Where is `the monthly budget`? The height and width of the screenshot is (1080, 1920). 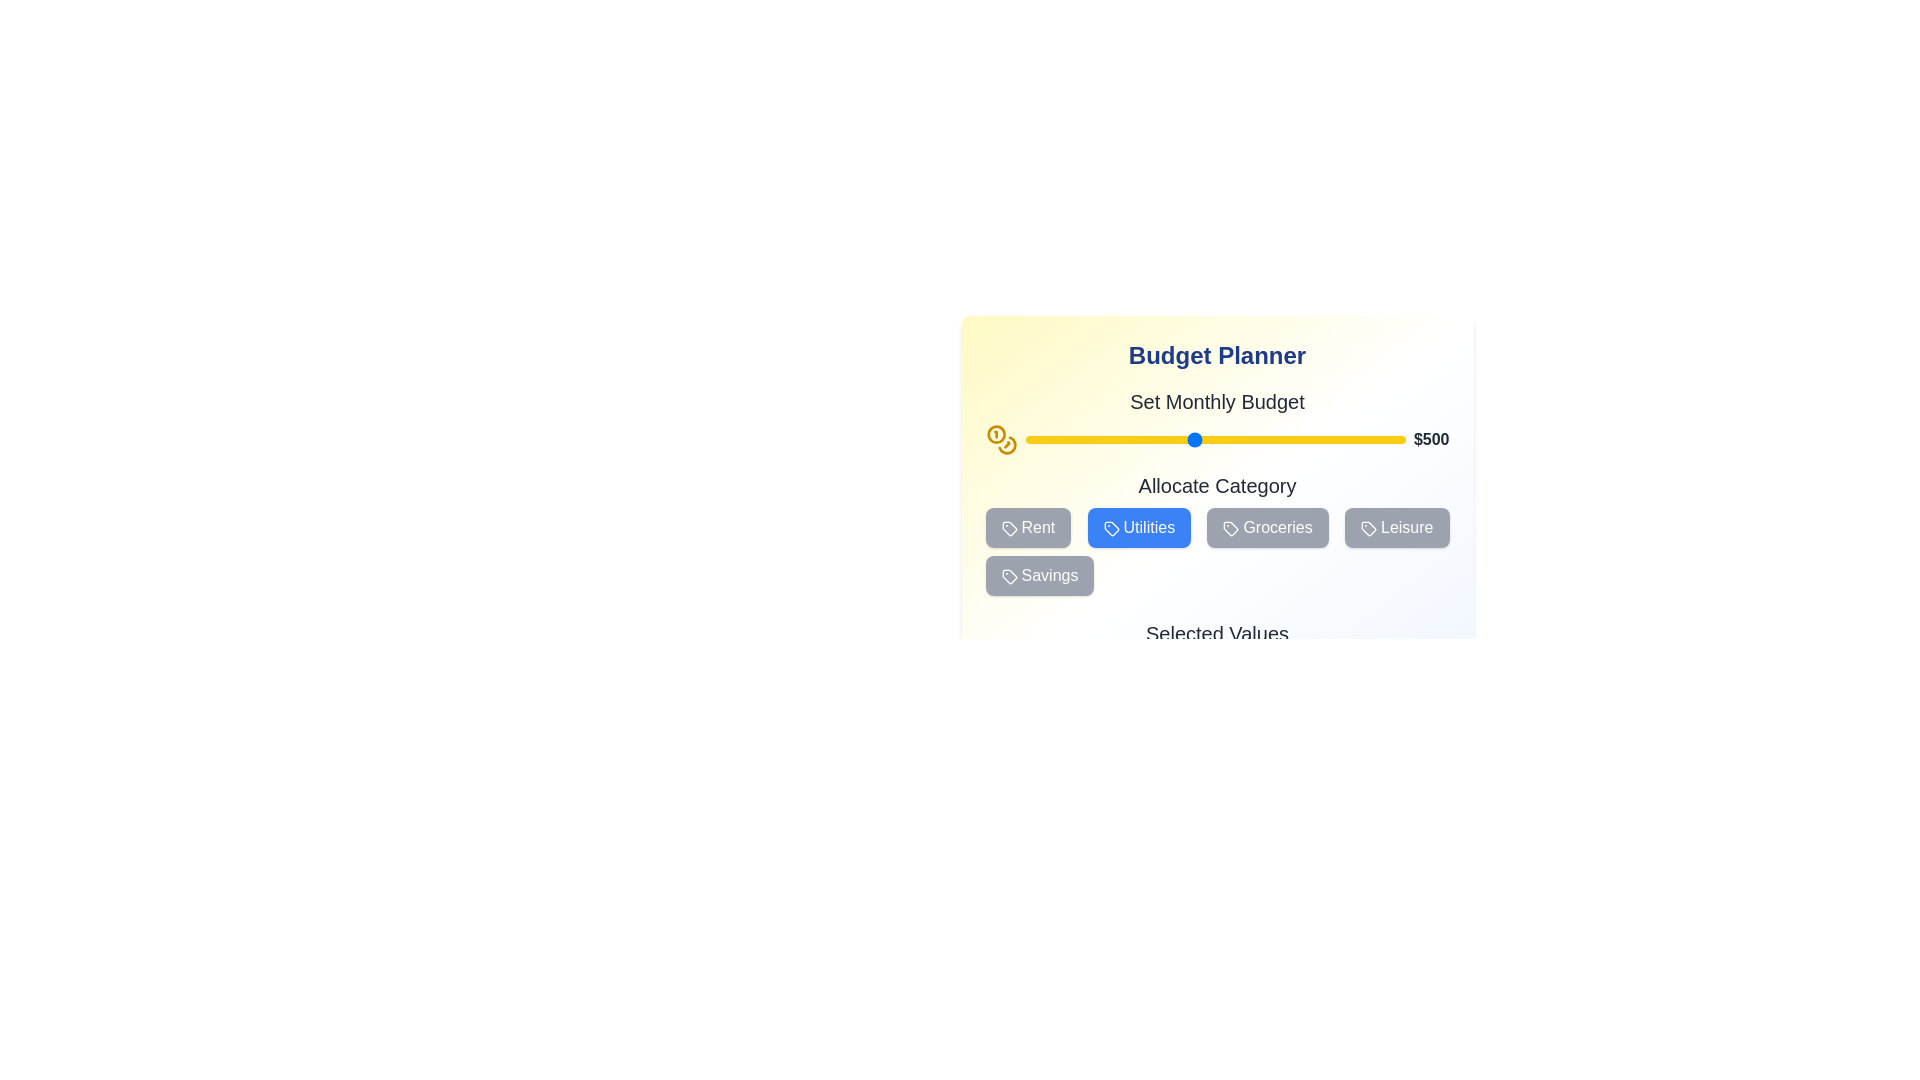 the monthly budget is located at coordinates (1350, 438).